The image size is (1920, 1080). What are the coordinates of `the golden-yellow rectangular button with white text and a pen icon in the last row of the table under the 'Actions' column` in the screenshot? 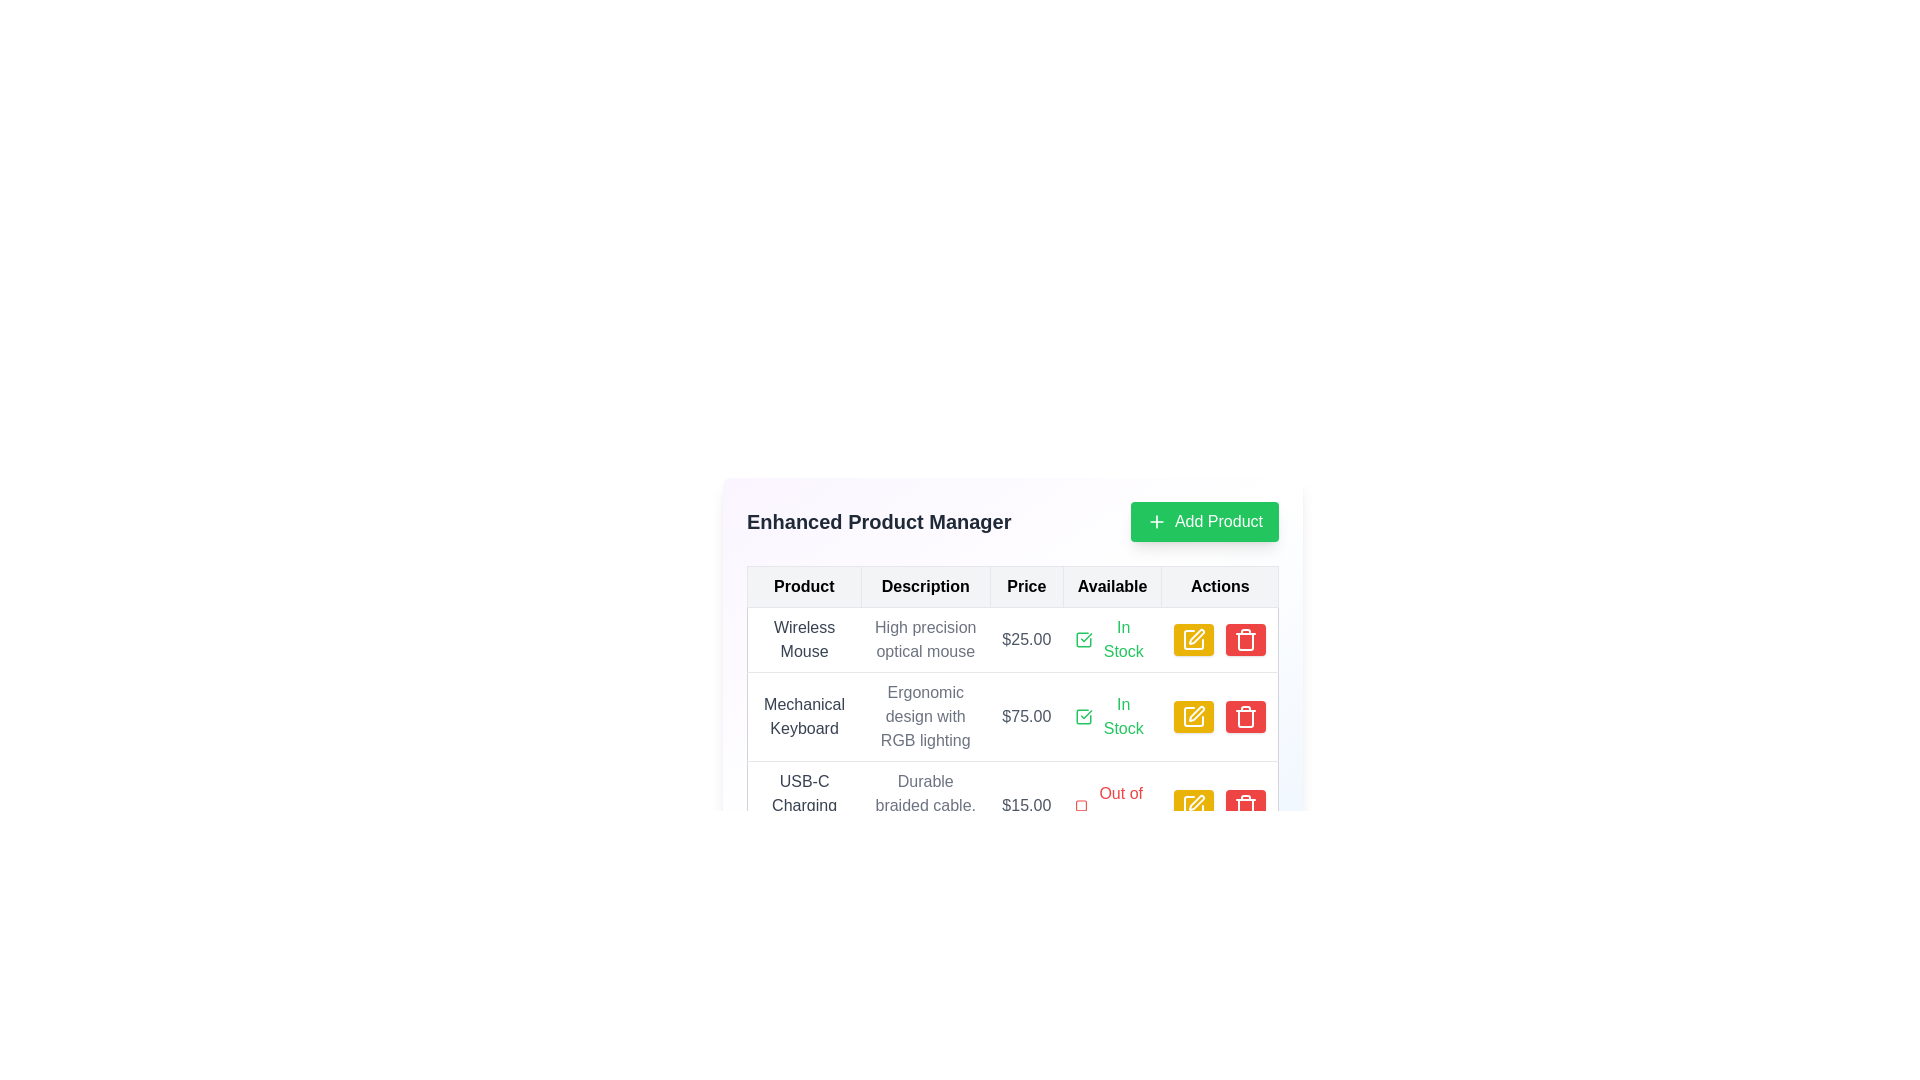 It's located at (1194, 805).